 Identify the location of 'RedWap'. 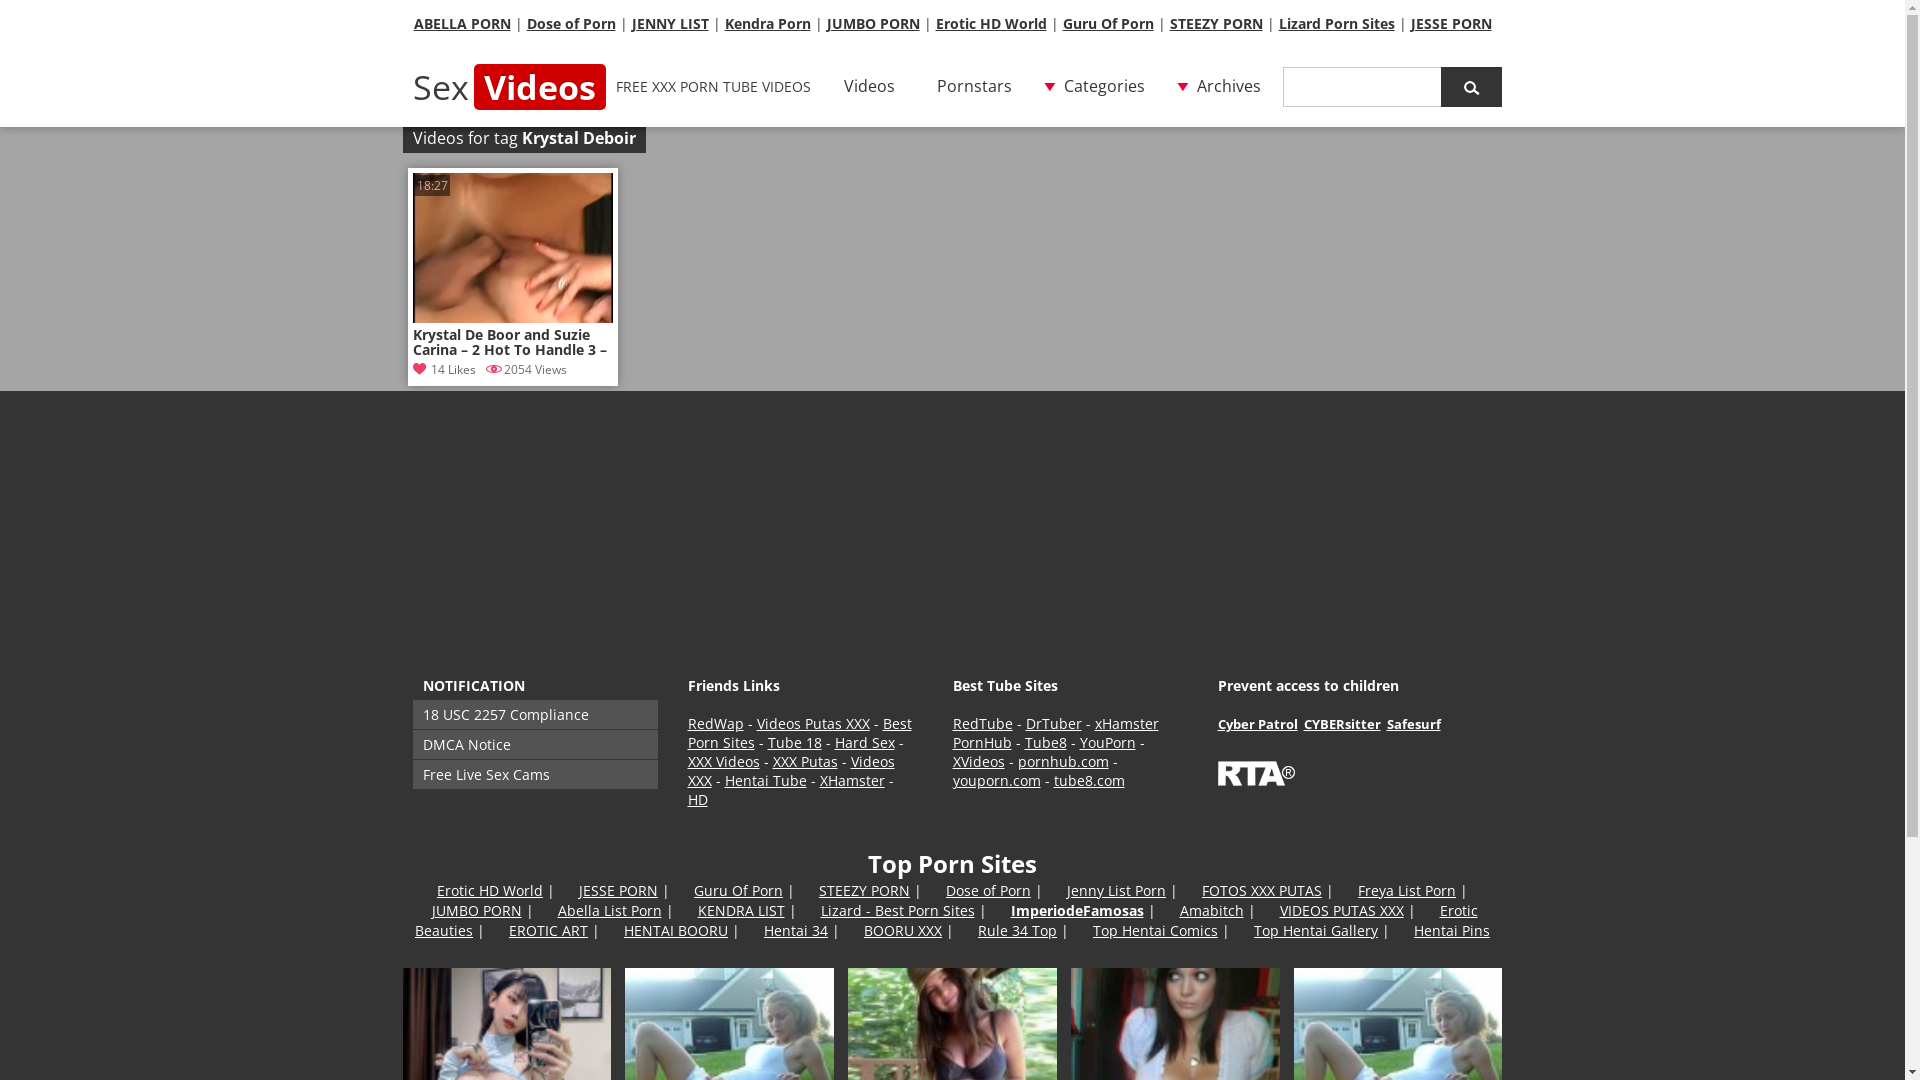
(687, 723).